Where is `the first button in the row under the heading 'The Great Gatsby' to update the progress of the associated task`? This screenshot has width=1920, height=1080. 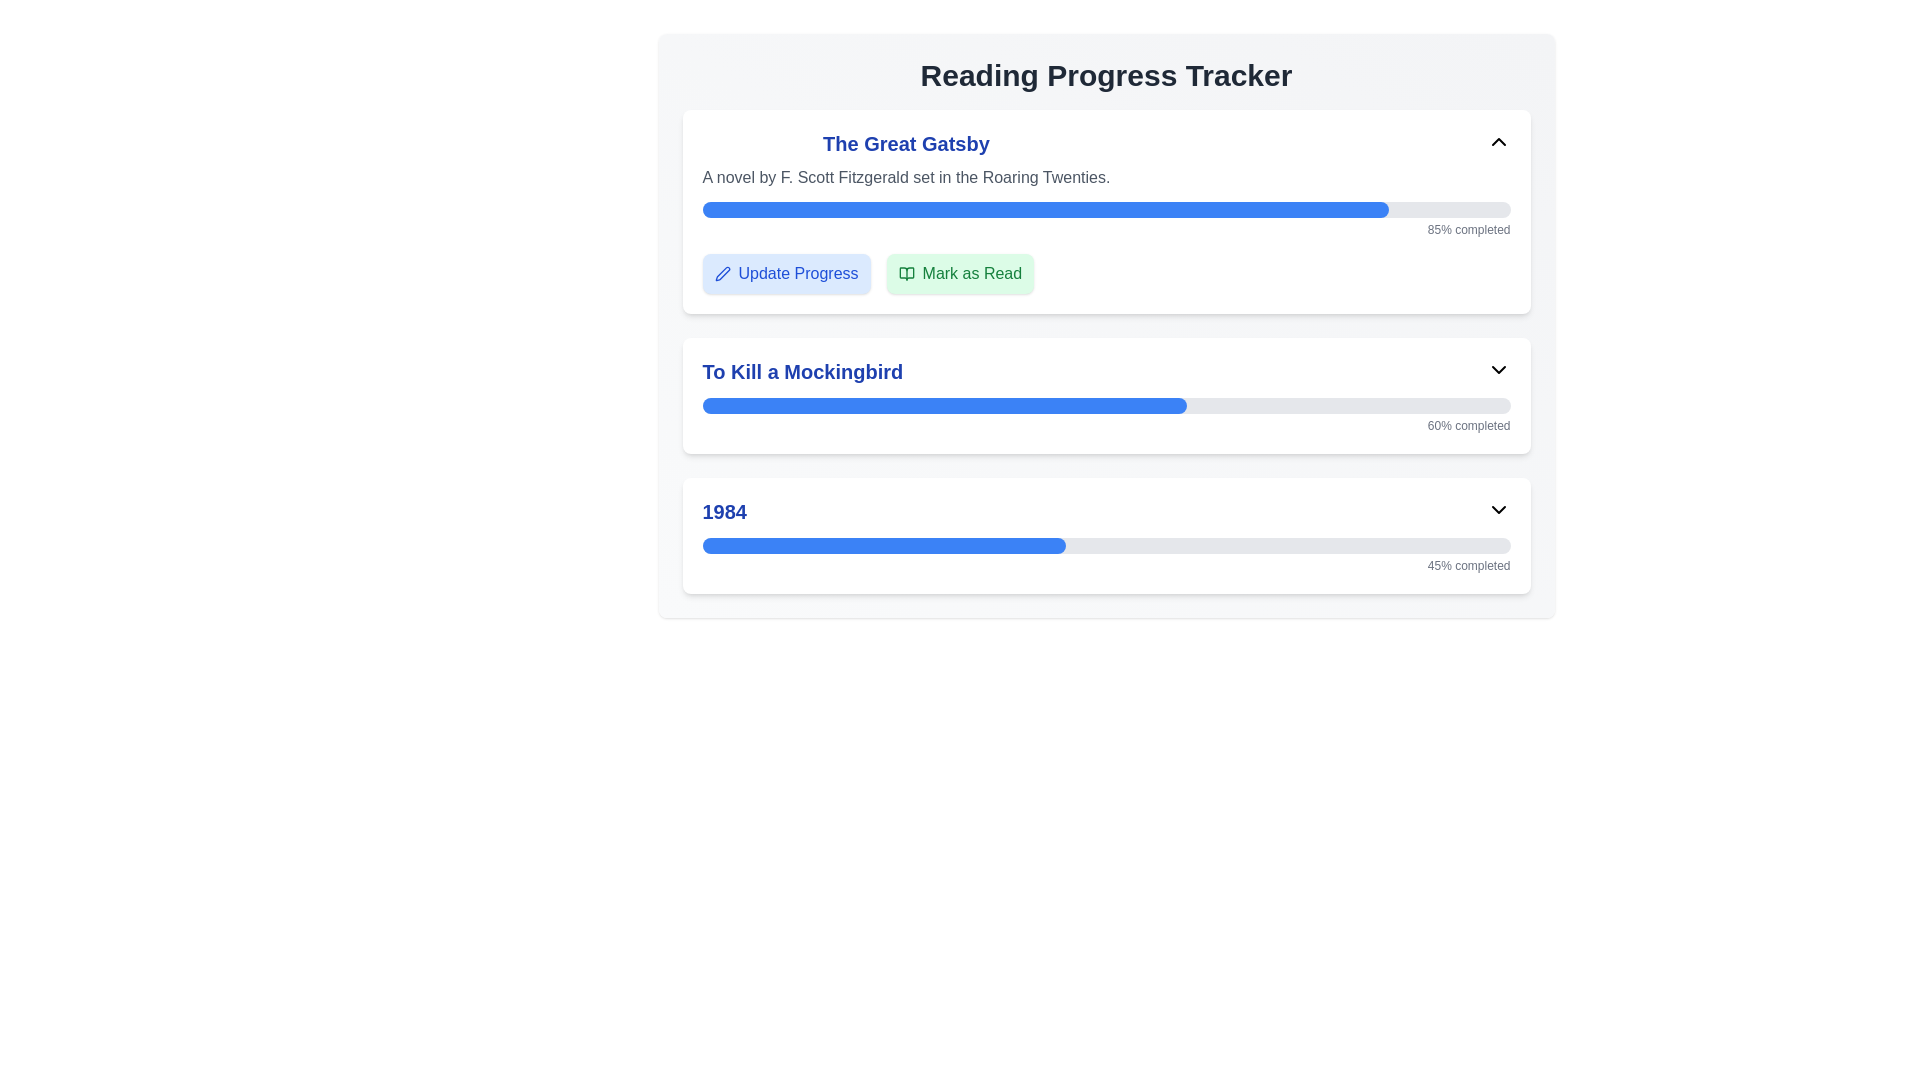 the first button in the row under the heading 'The Great Gatsby' to update the progress of the associated task is located at coordinates (785, 273).